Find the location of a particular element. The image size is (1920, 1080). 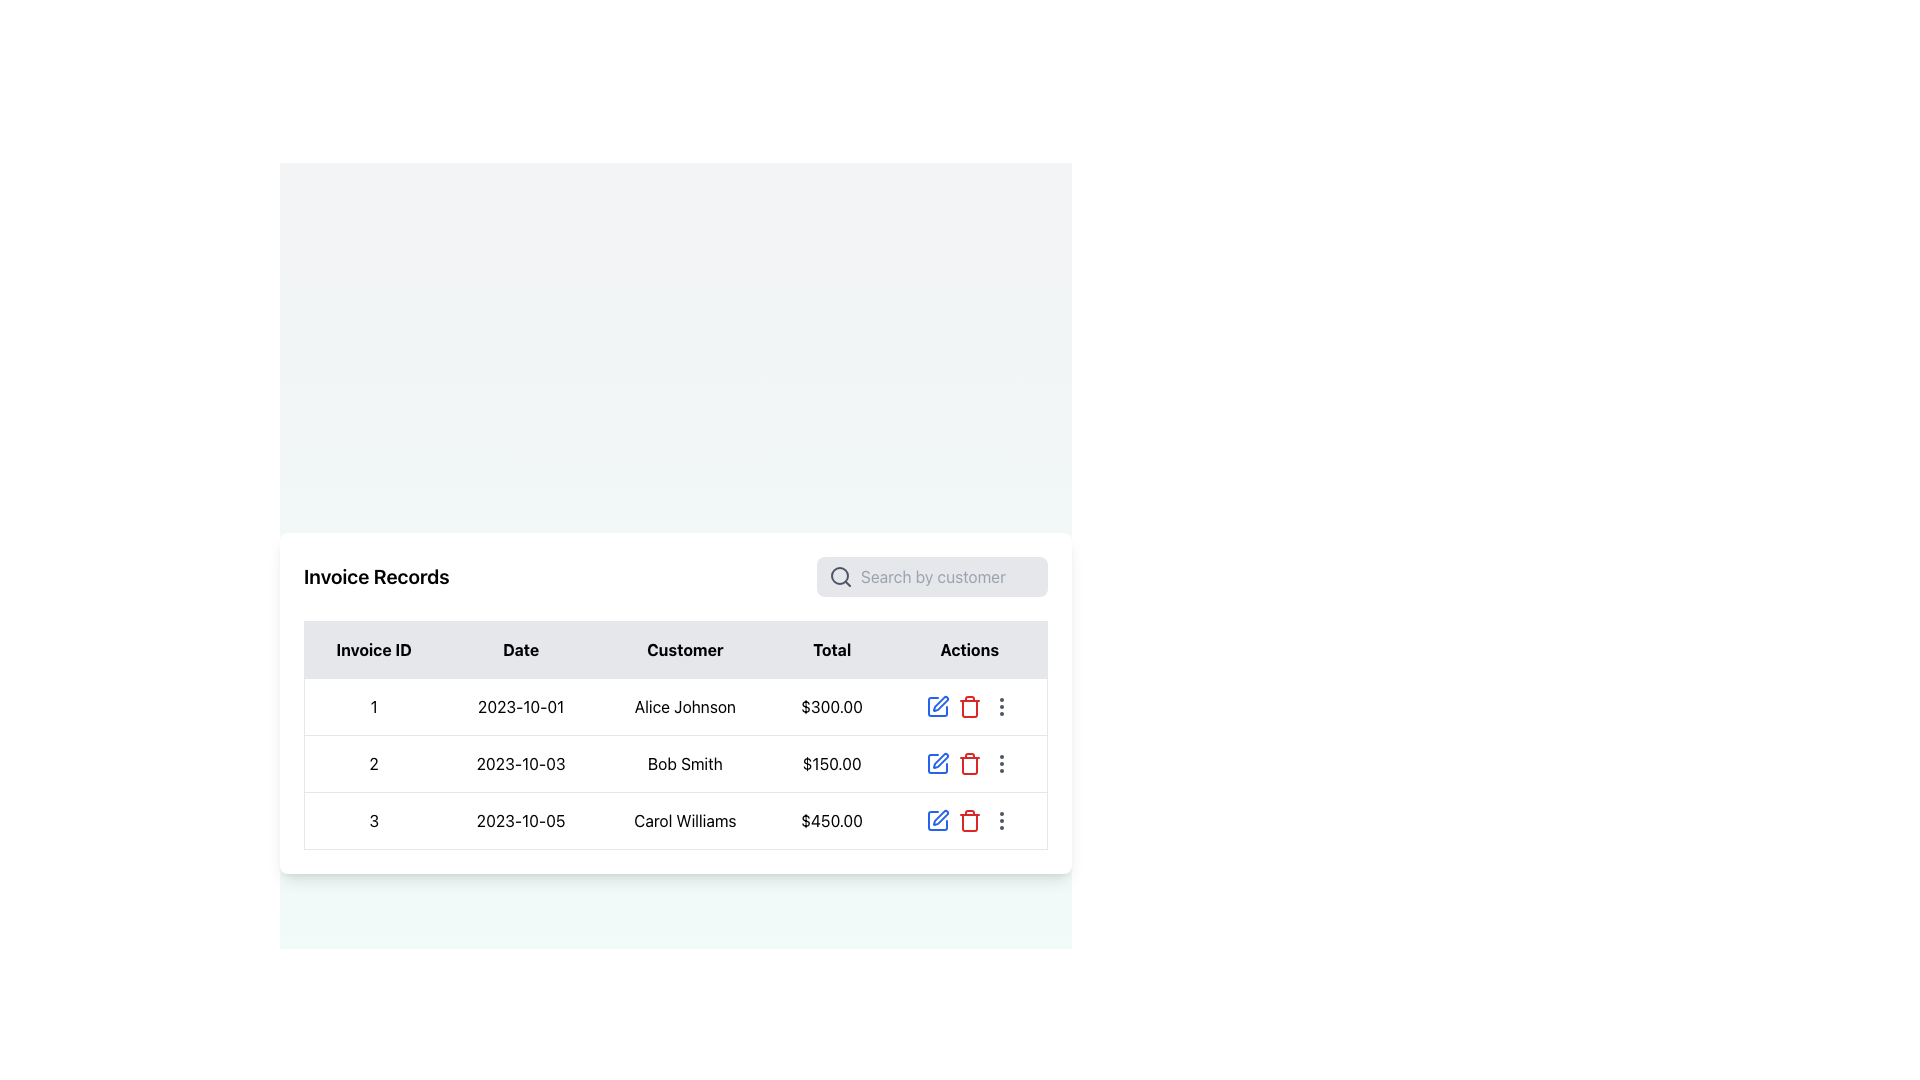

the blue pencil icon in the Actions column of the first row in the table to observe its hover effects is located at coordinates (936, 705).